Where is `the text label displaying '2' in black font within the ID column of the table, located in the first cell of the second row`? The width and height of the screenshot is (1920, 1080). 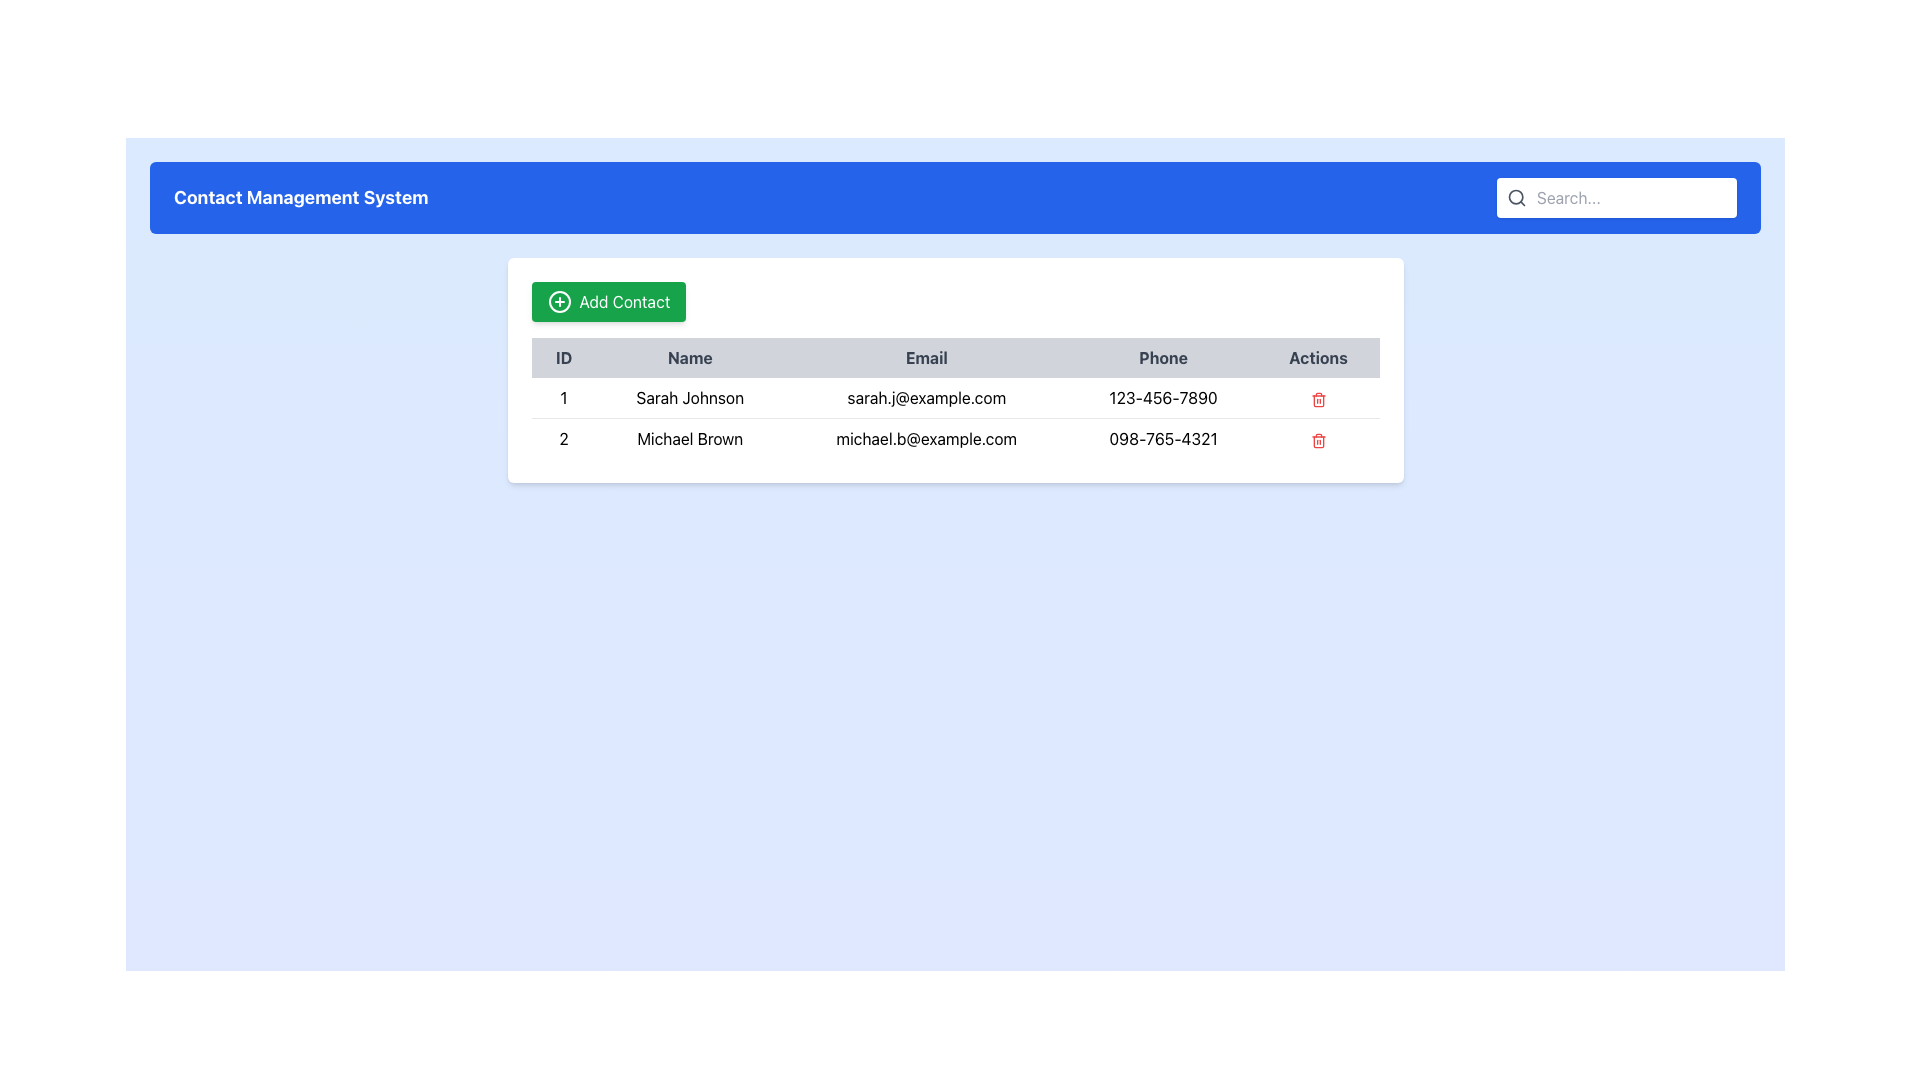 the text label displaying '2' in black font within the ID column of the table, located in the first cell of the second row is located at coordinates (563, 437).